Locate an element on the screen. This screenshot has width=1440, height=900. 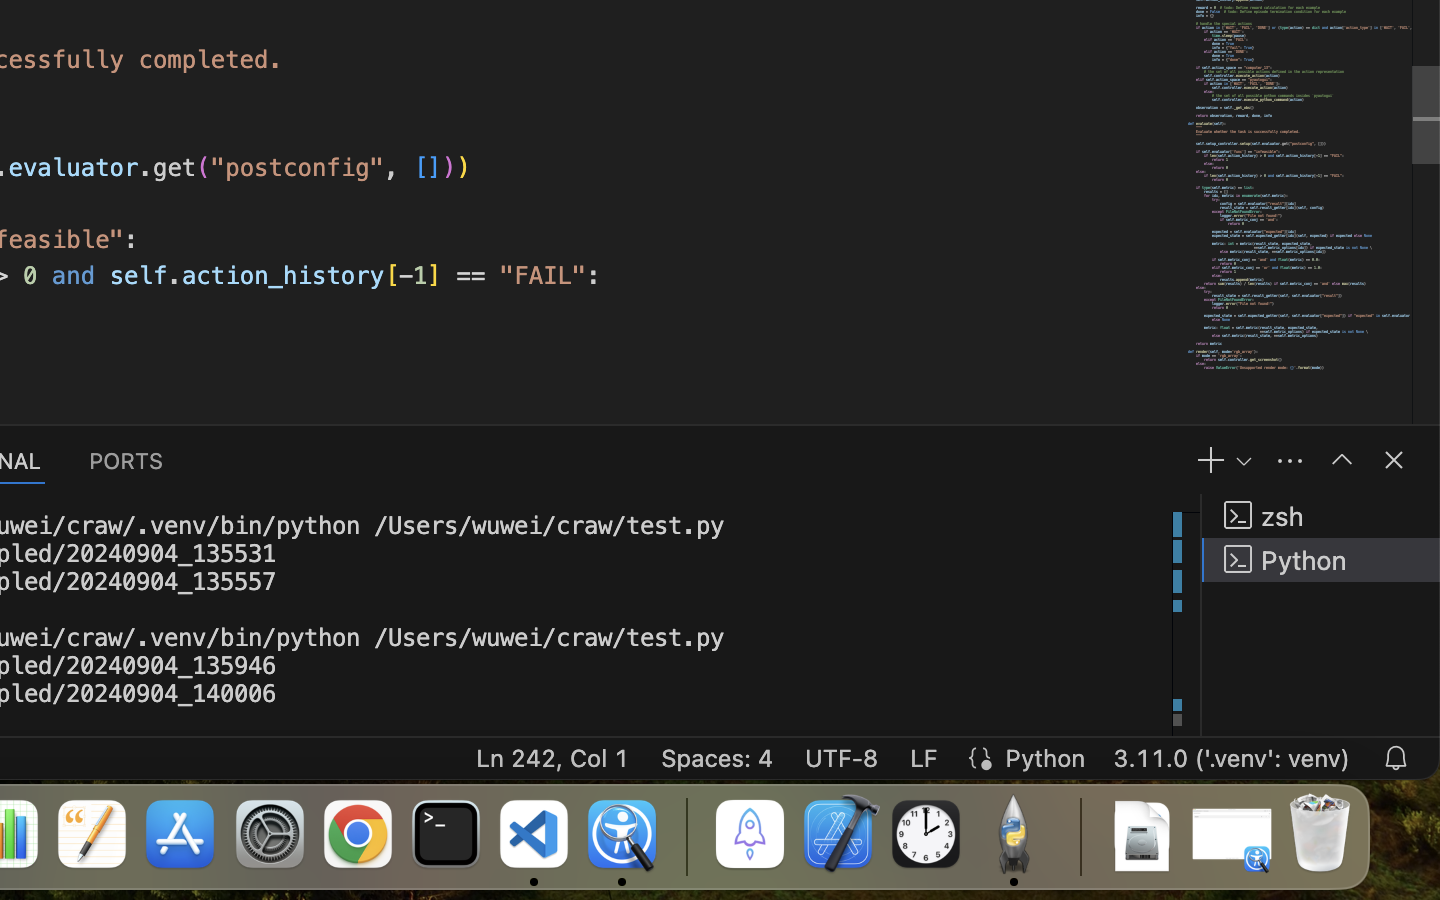
'' is located at coordinates (1394, 458).